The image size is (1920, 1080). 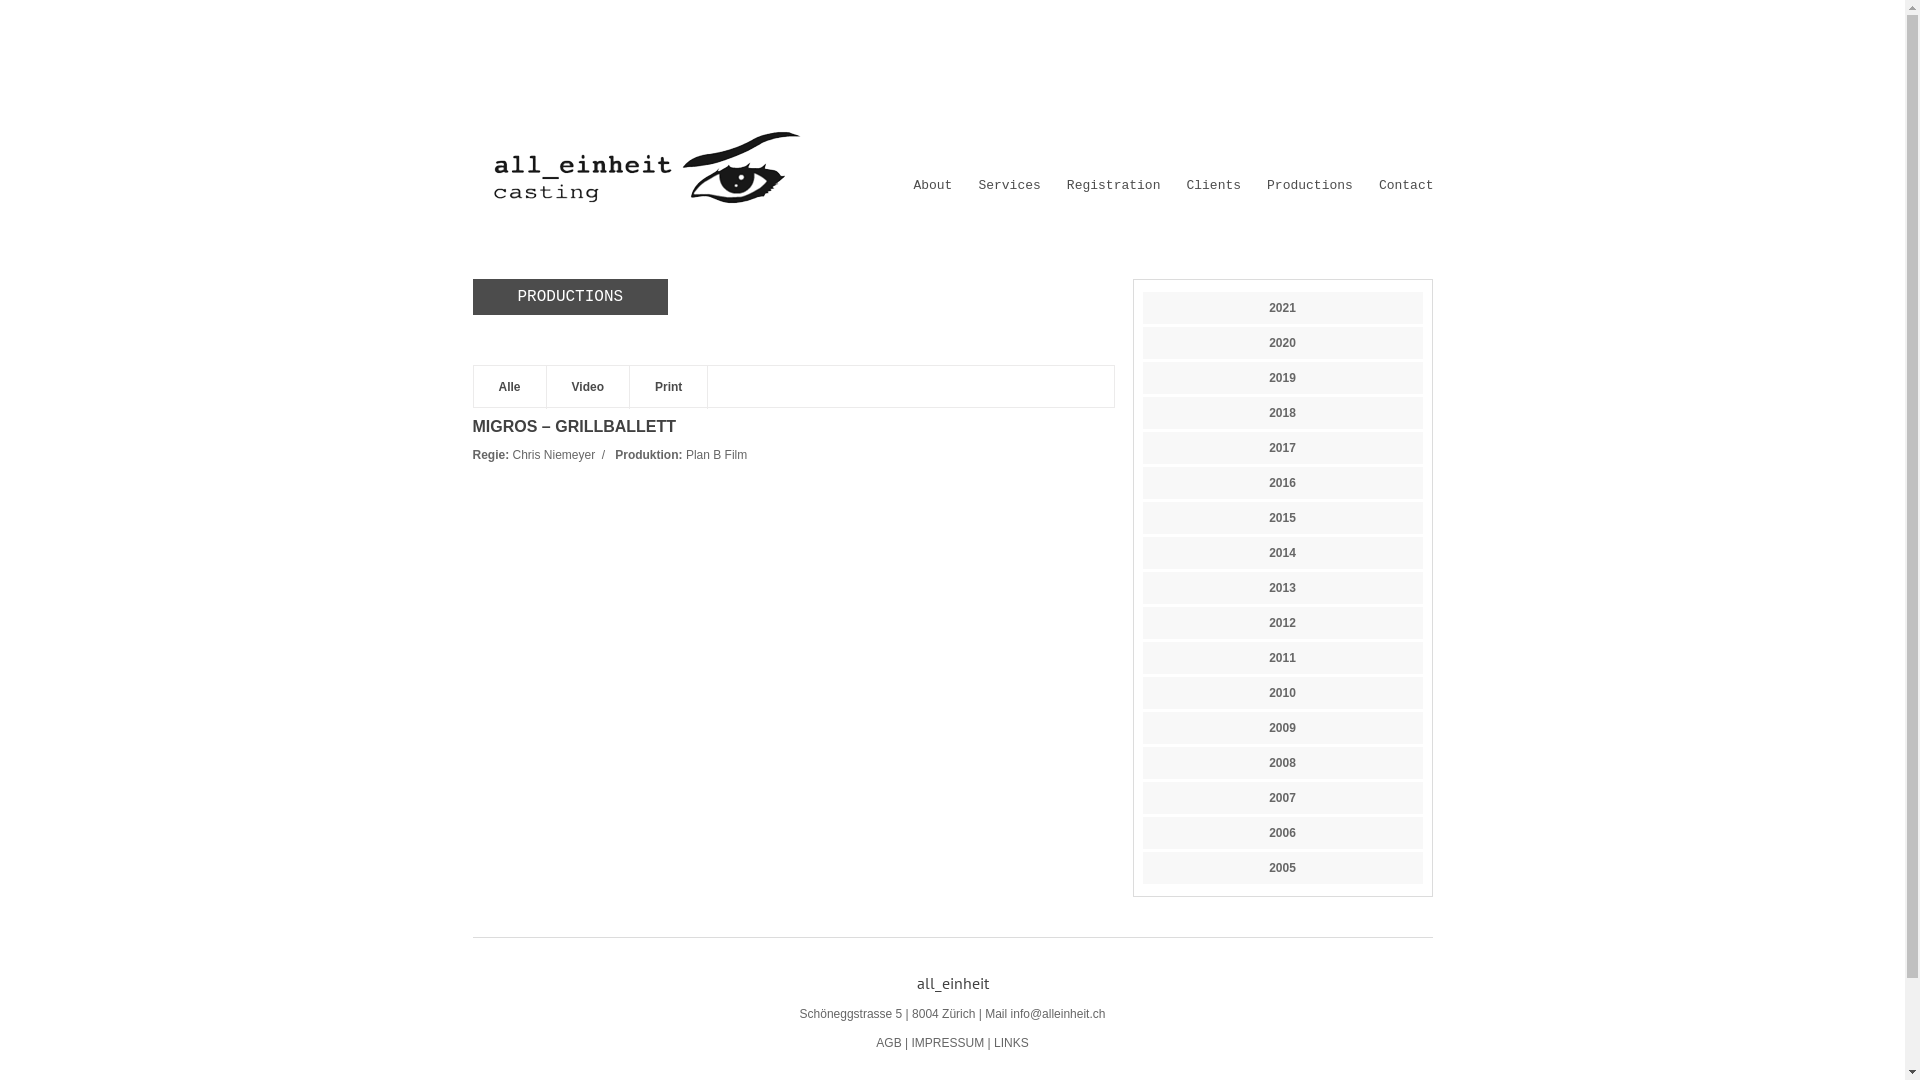 What do you see at coordinates (946, 1041) in the screenshot?
I see `'IMPRESSUM'` at bounding box center [946, 1041].